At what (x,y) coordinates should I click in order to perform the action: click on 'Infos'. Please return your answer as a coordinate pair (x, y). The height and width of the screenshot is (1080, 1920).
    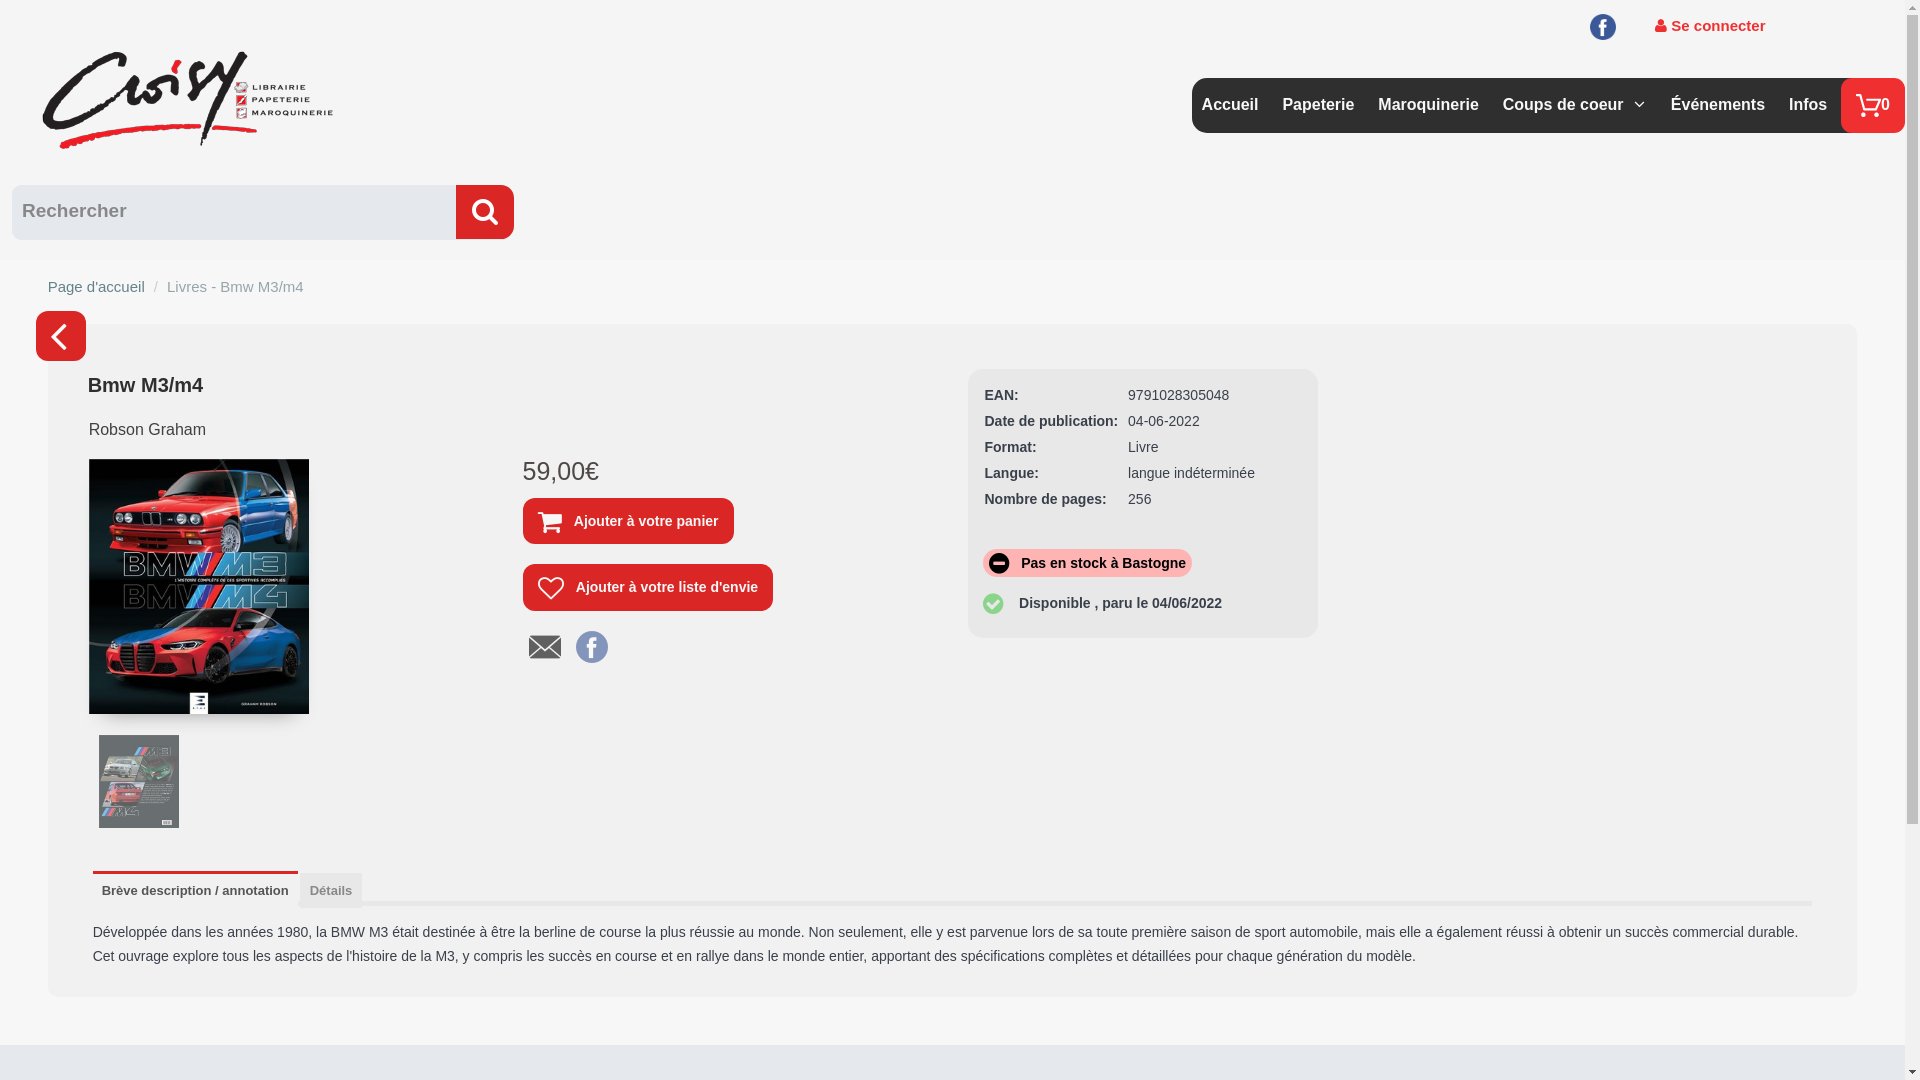
    Looking at the image, I should click on (1808, 97).